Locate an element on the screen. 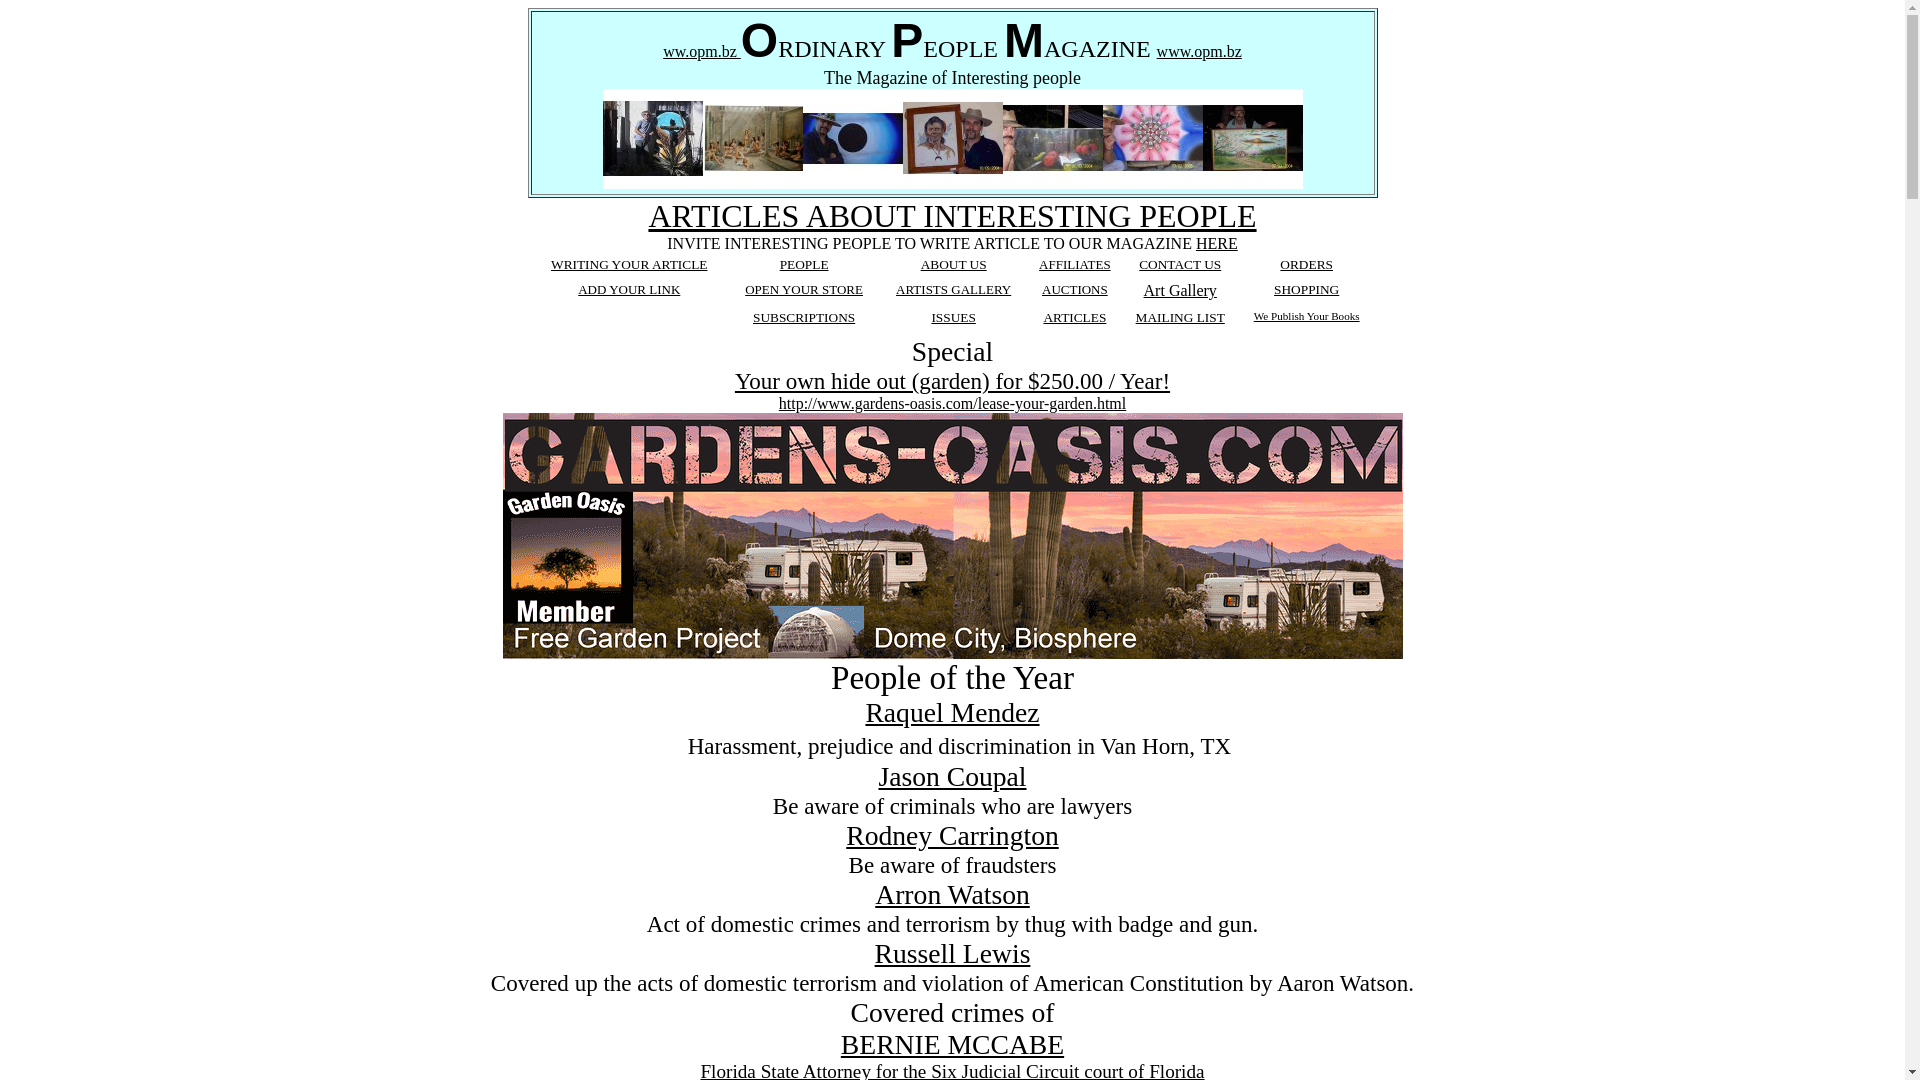 Image resolution: width=1920 pixels, height=1080 pixels. 'AFFILIATES' is located at coordinates (1074, 263).